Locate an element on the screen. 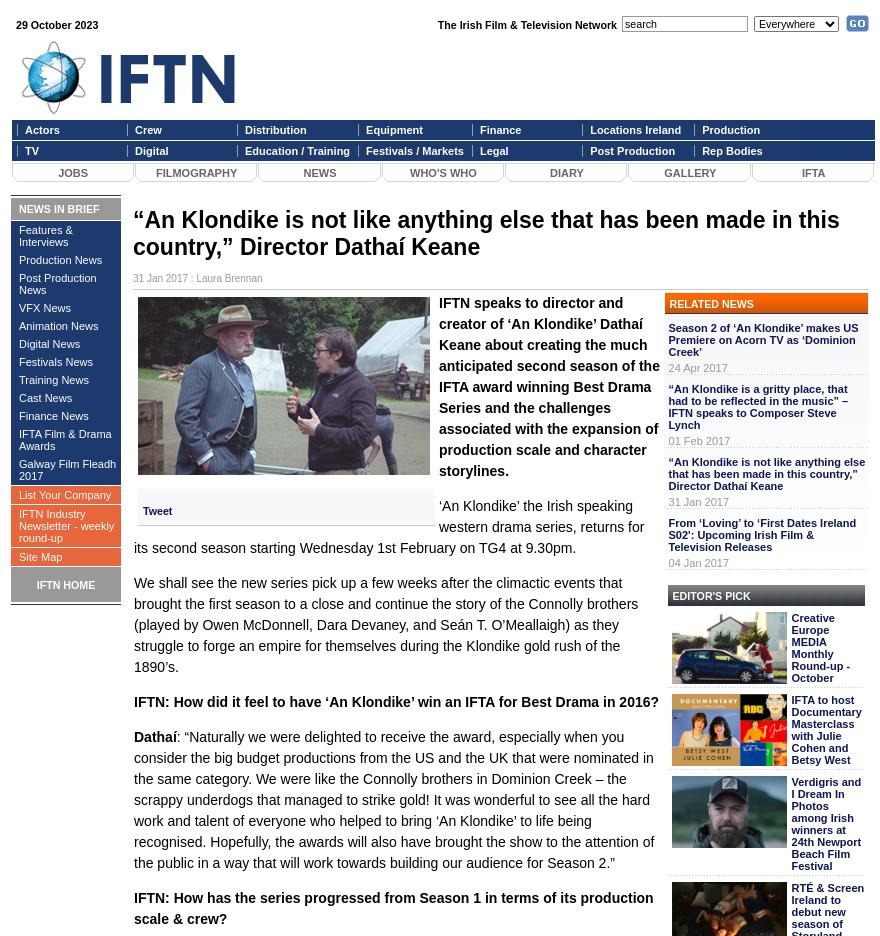 Image resolution: width=880 pixels, height=936 pixels. 'Season 2 of ‘An Klondike’ makes US Premiere on Acorn TV as ‘Dominion Creek’' is located at coordinates (667, 338).